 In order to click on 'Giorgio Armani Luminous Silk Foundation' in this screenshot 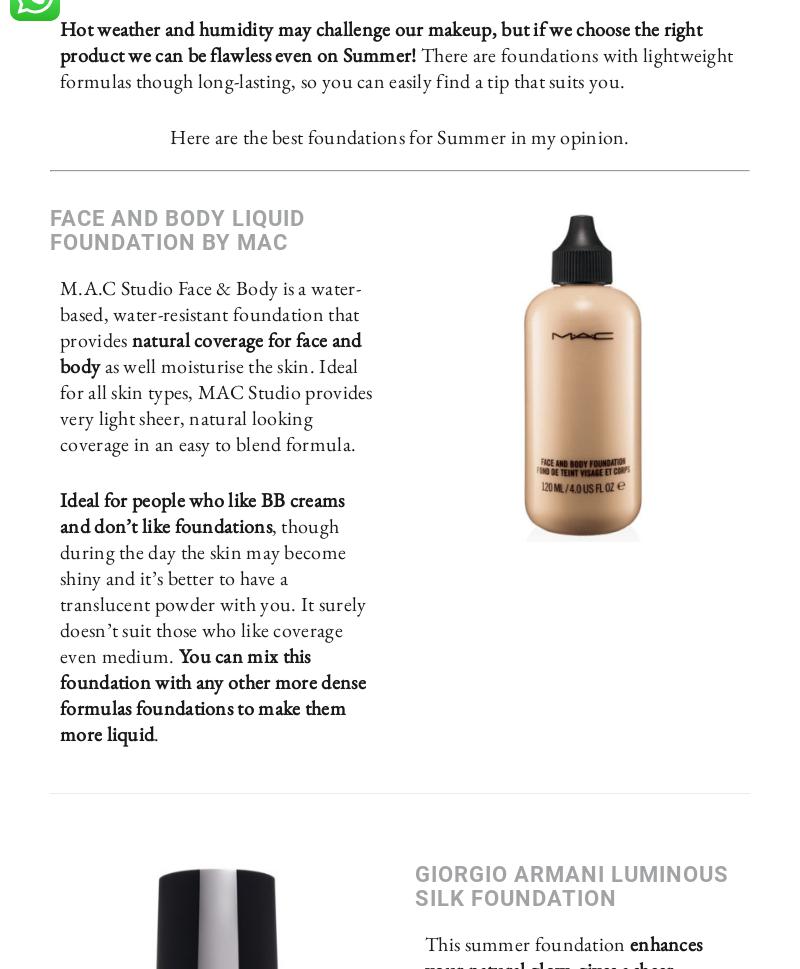, I will do `click(571, 886)`.